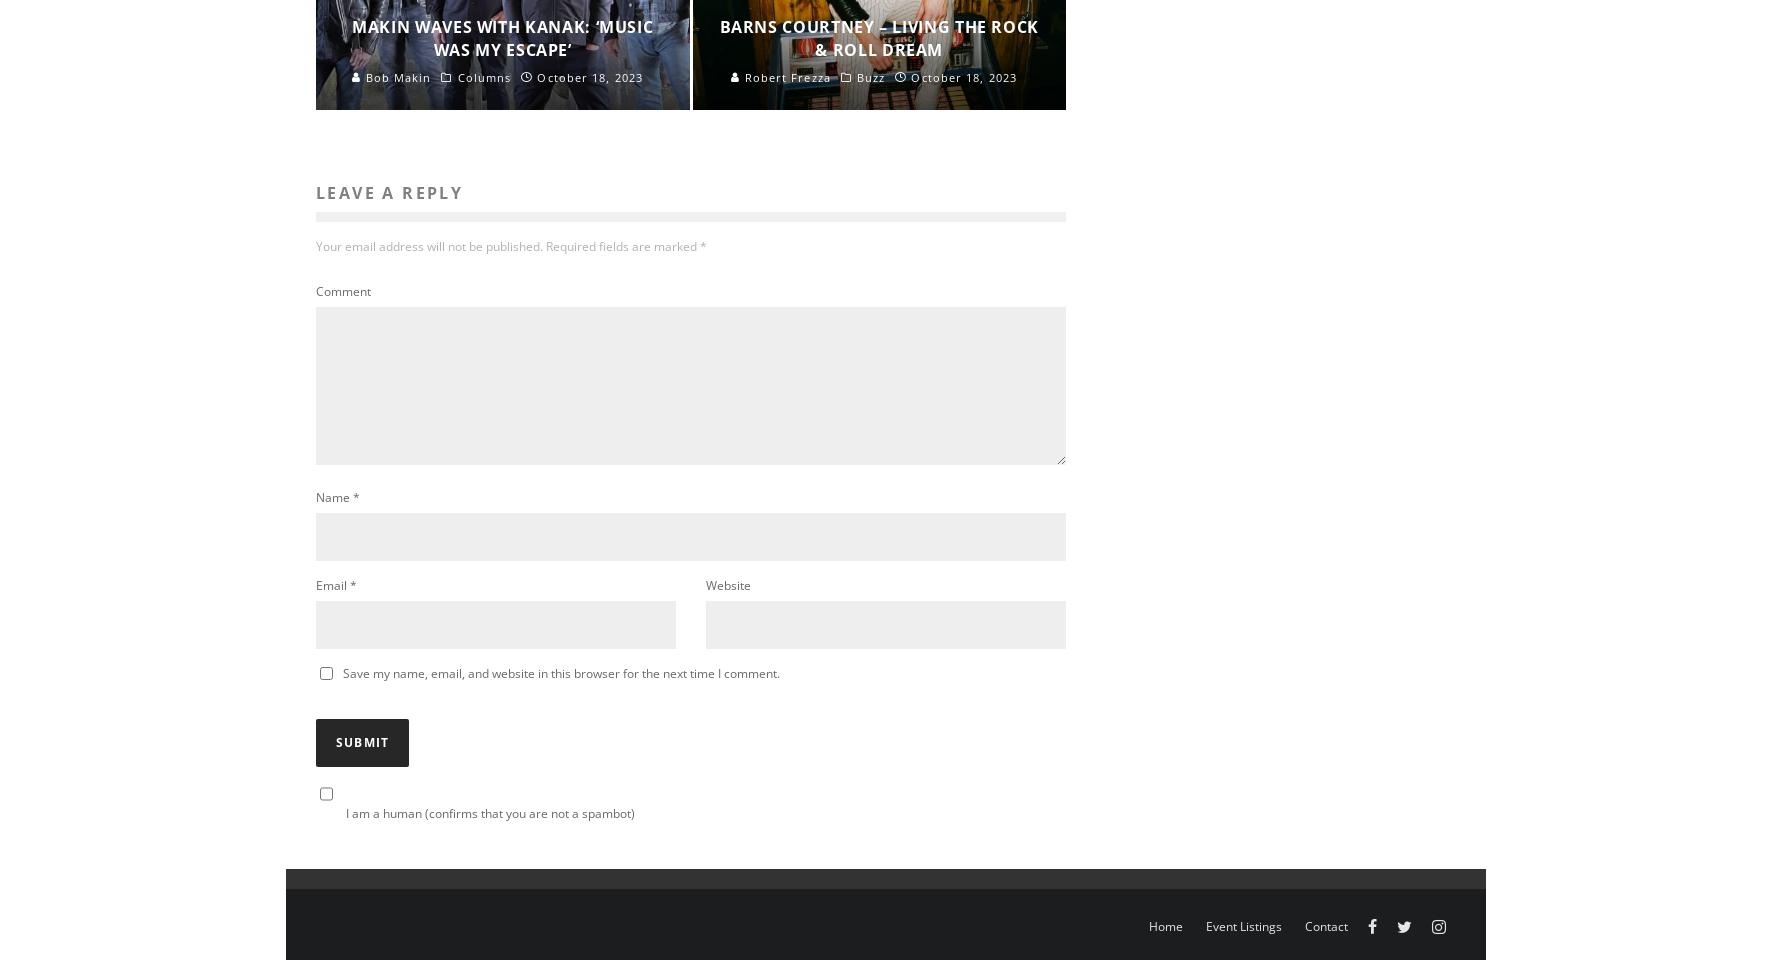 The image size is (1772, 960). What do you see at coordinates (389, 192) in the screenshot?
I see `'Leave a Reply'` at bounding box center [389, 192].